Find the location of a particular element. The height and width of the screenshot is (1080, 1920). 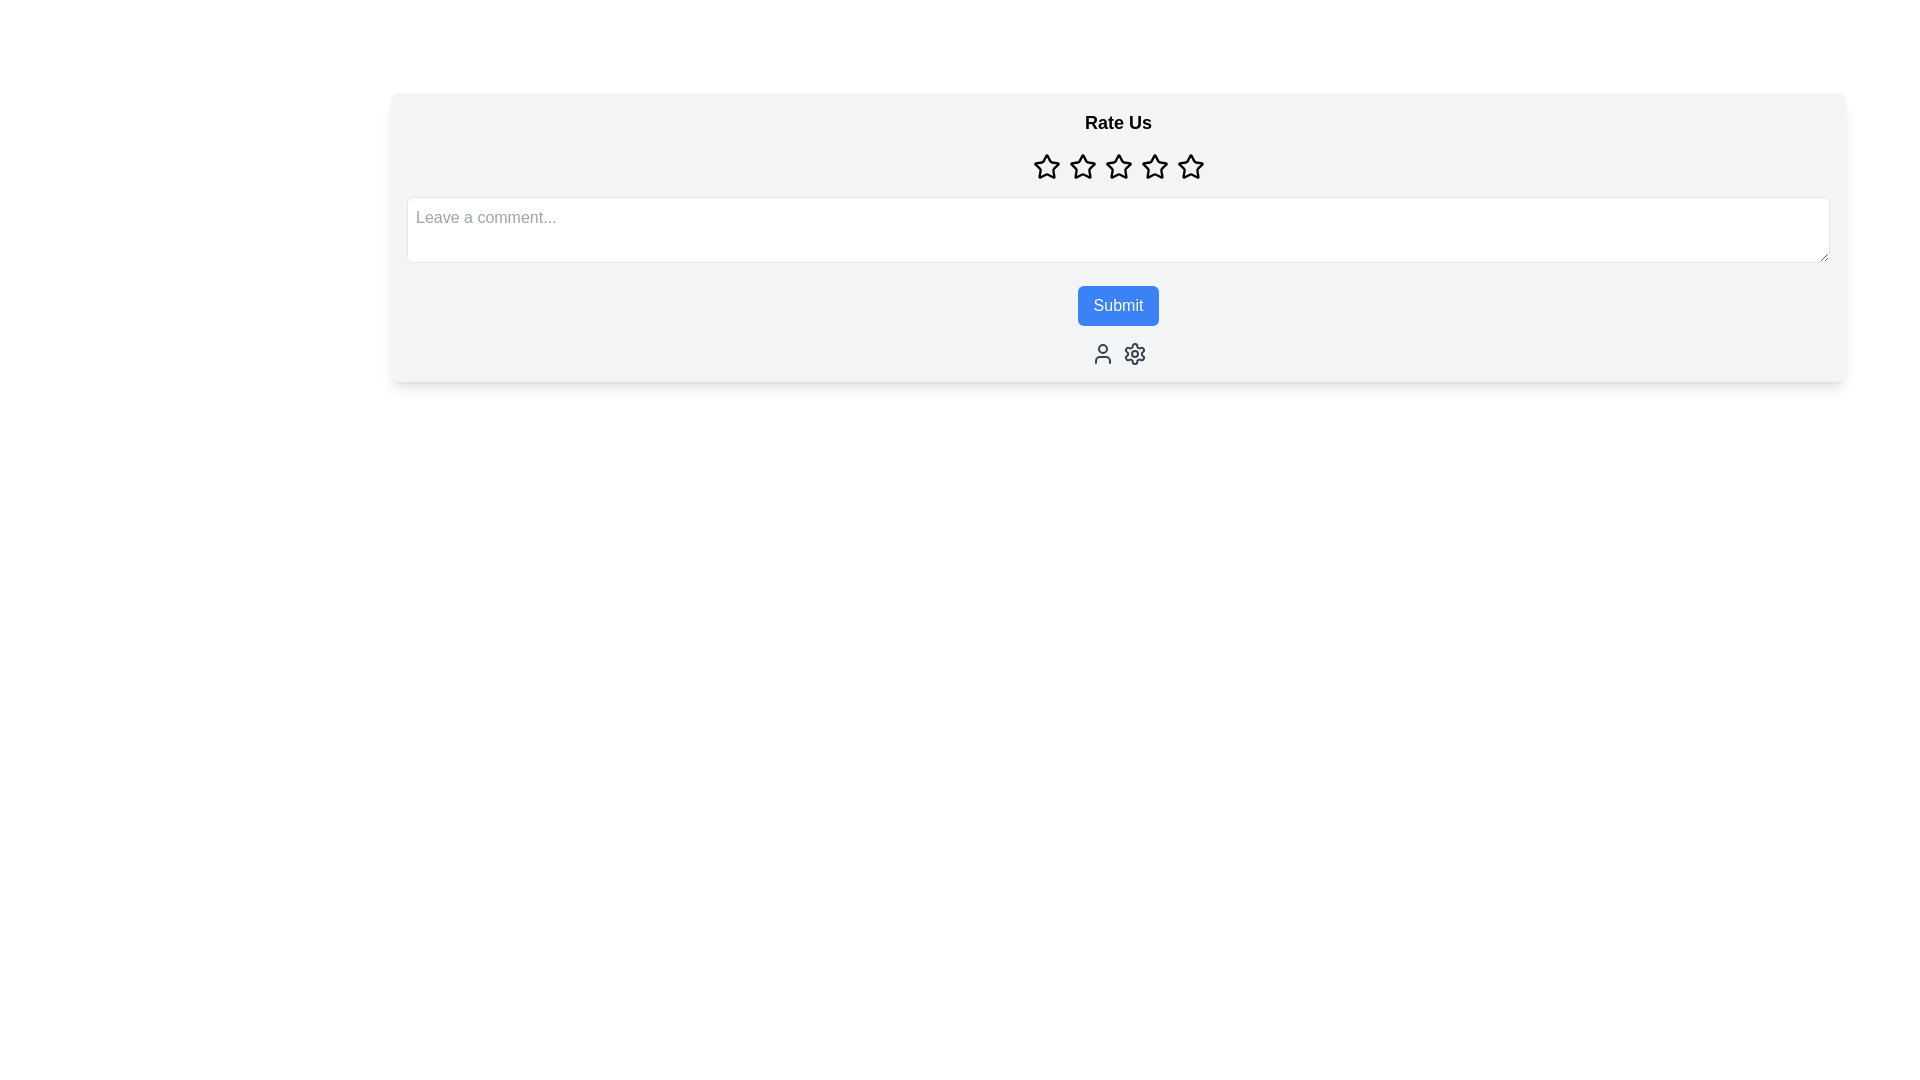

the fourth star in the rating section to set a rating of four out of five stars is located at coordinates (1154, 165).